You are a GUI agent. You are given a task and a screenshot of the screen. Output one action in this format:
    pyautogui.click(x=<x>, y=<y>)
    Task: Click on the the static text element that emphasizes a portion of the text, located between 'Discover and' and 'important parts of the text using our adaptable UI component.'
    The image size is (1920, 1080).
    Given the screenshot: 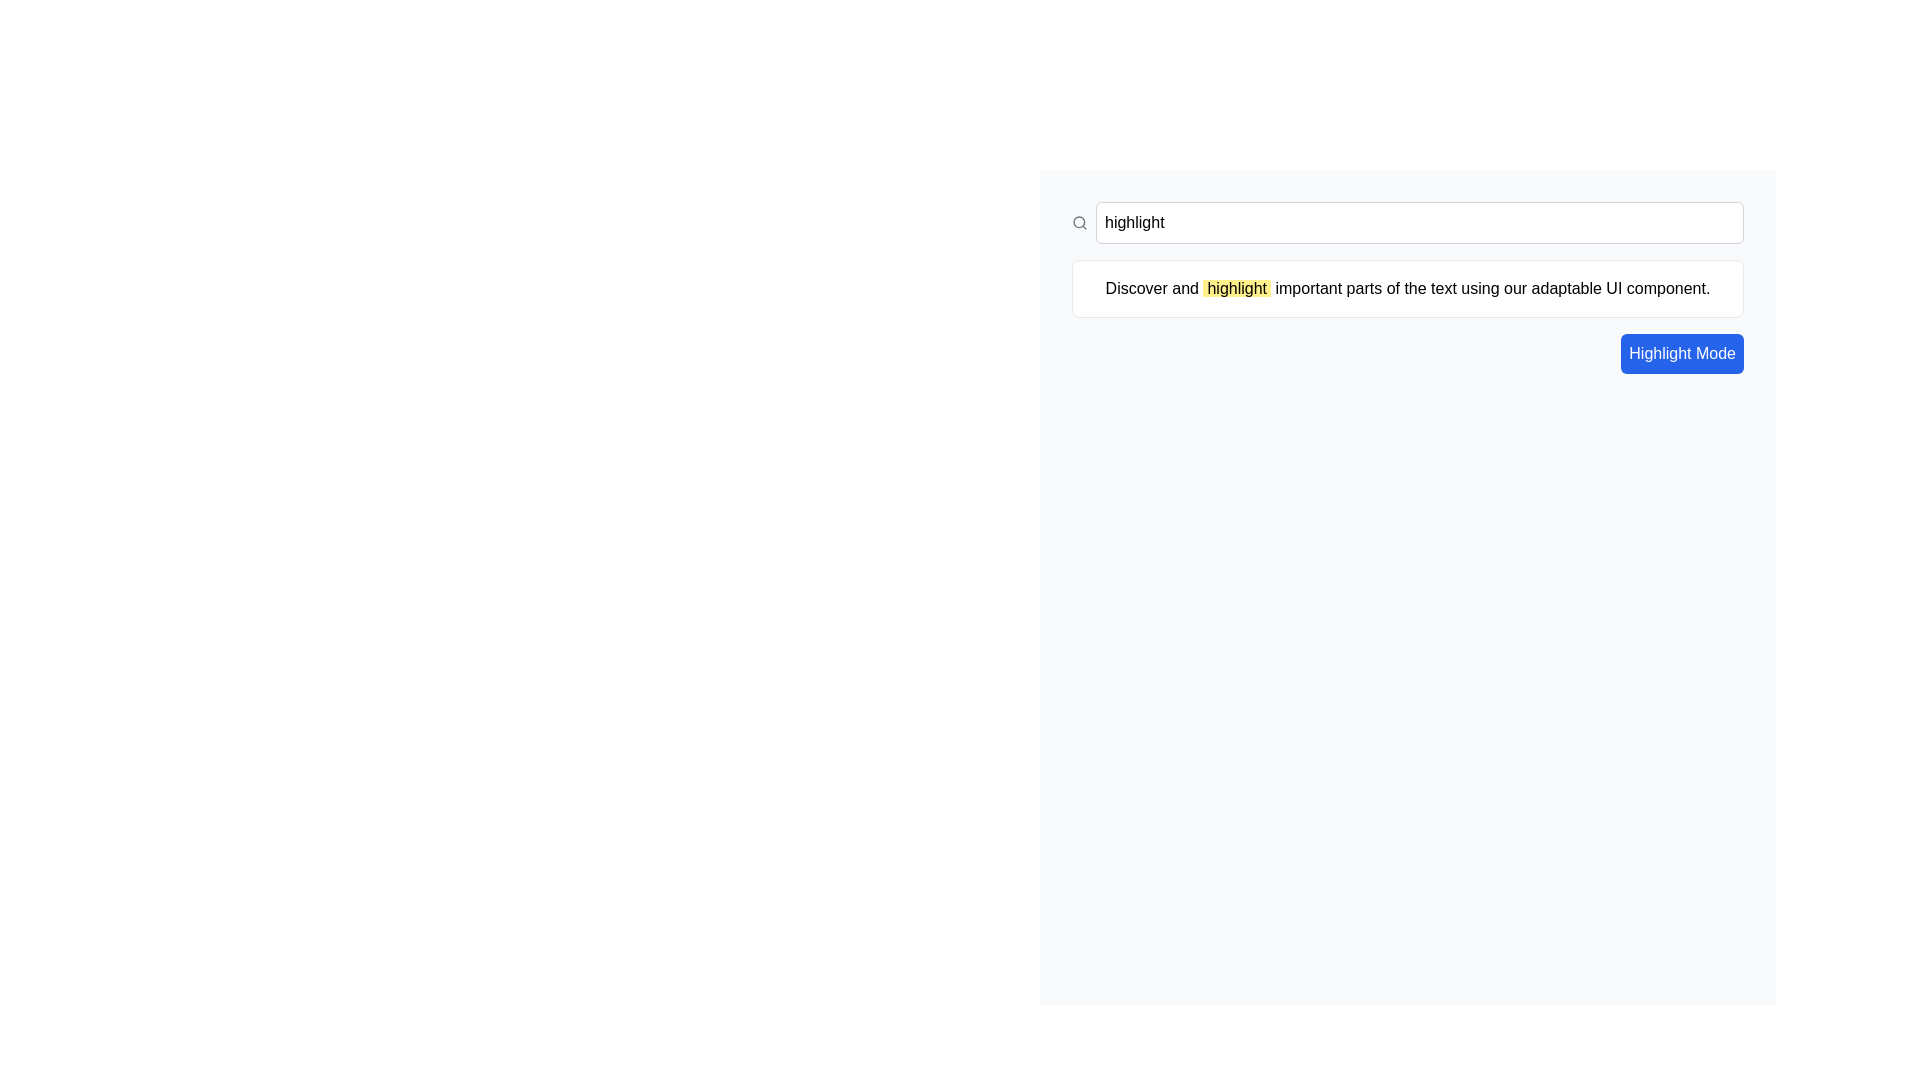 What is the action you would take?
    pyautogui.click(x=1236, y=288)
    